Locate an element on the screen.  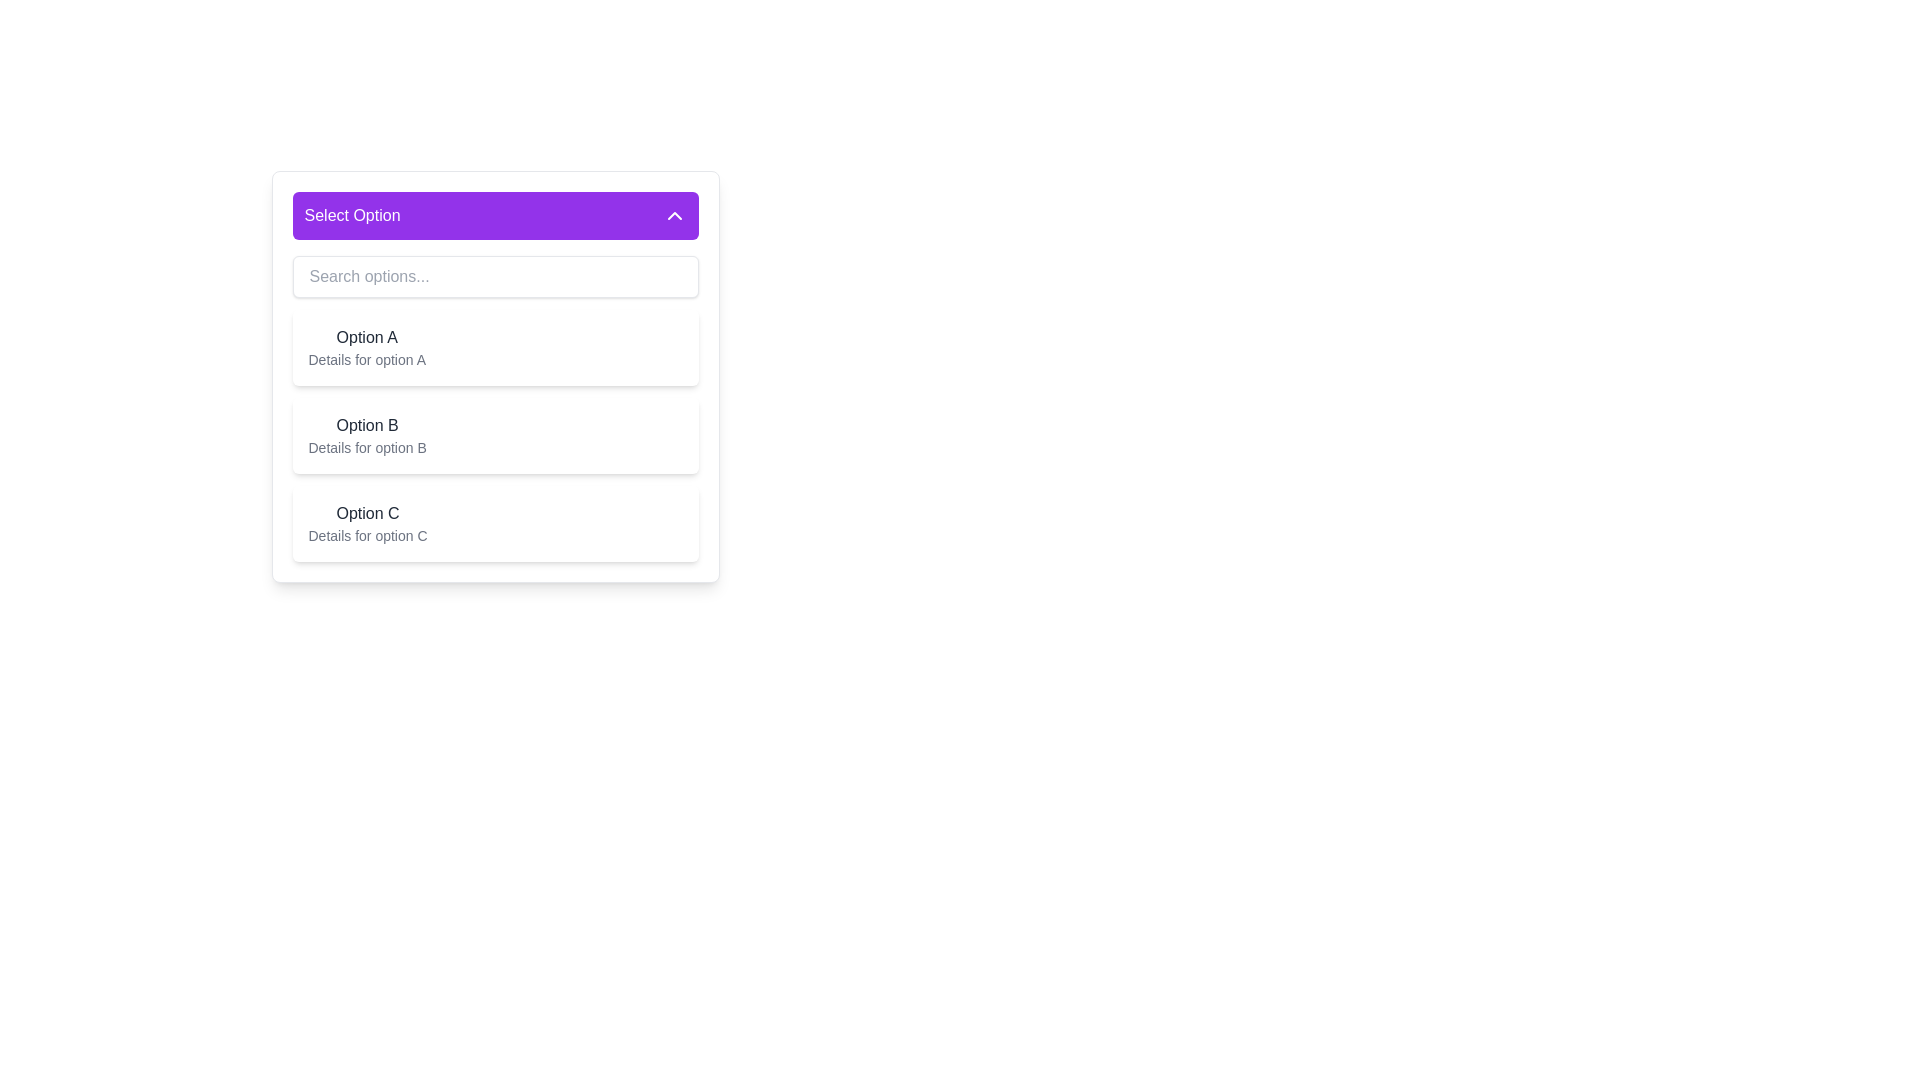
the selectable list item labeled 'Option C' is located at coordinates (495, 523).